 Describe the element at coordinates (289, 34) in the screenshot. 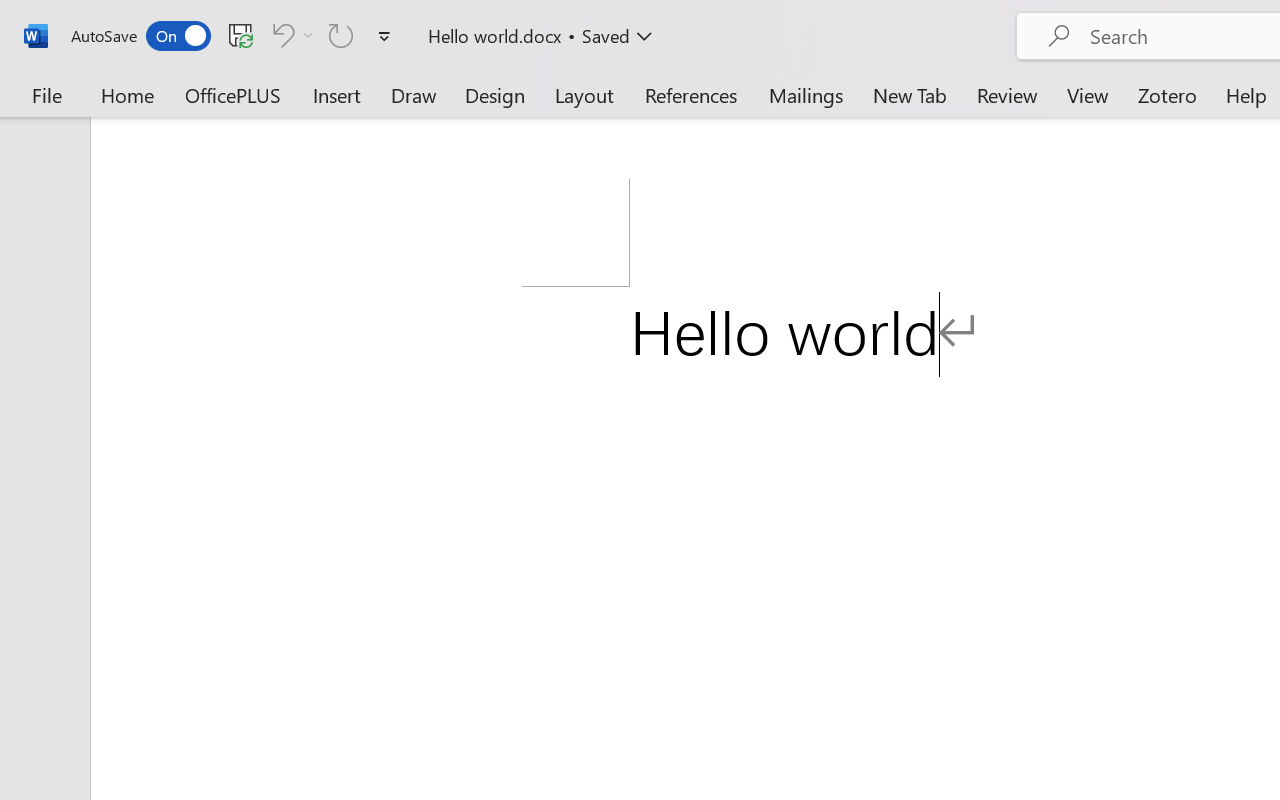

I see `'Can'` at that location.